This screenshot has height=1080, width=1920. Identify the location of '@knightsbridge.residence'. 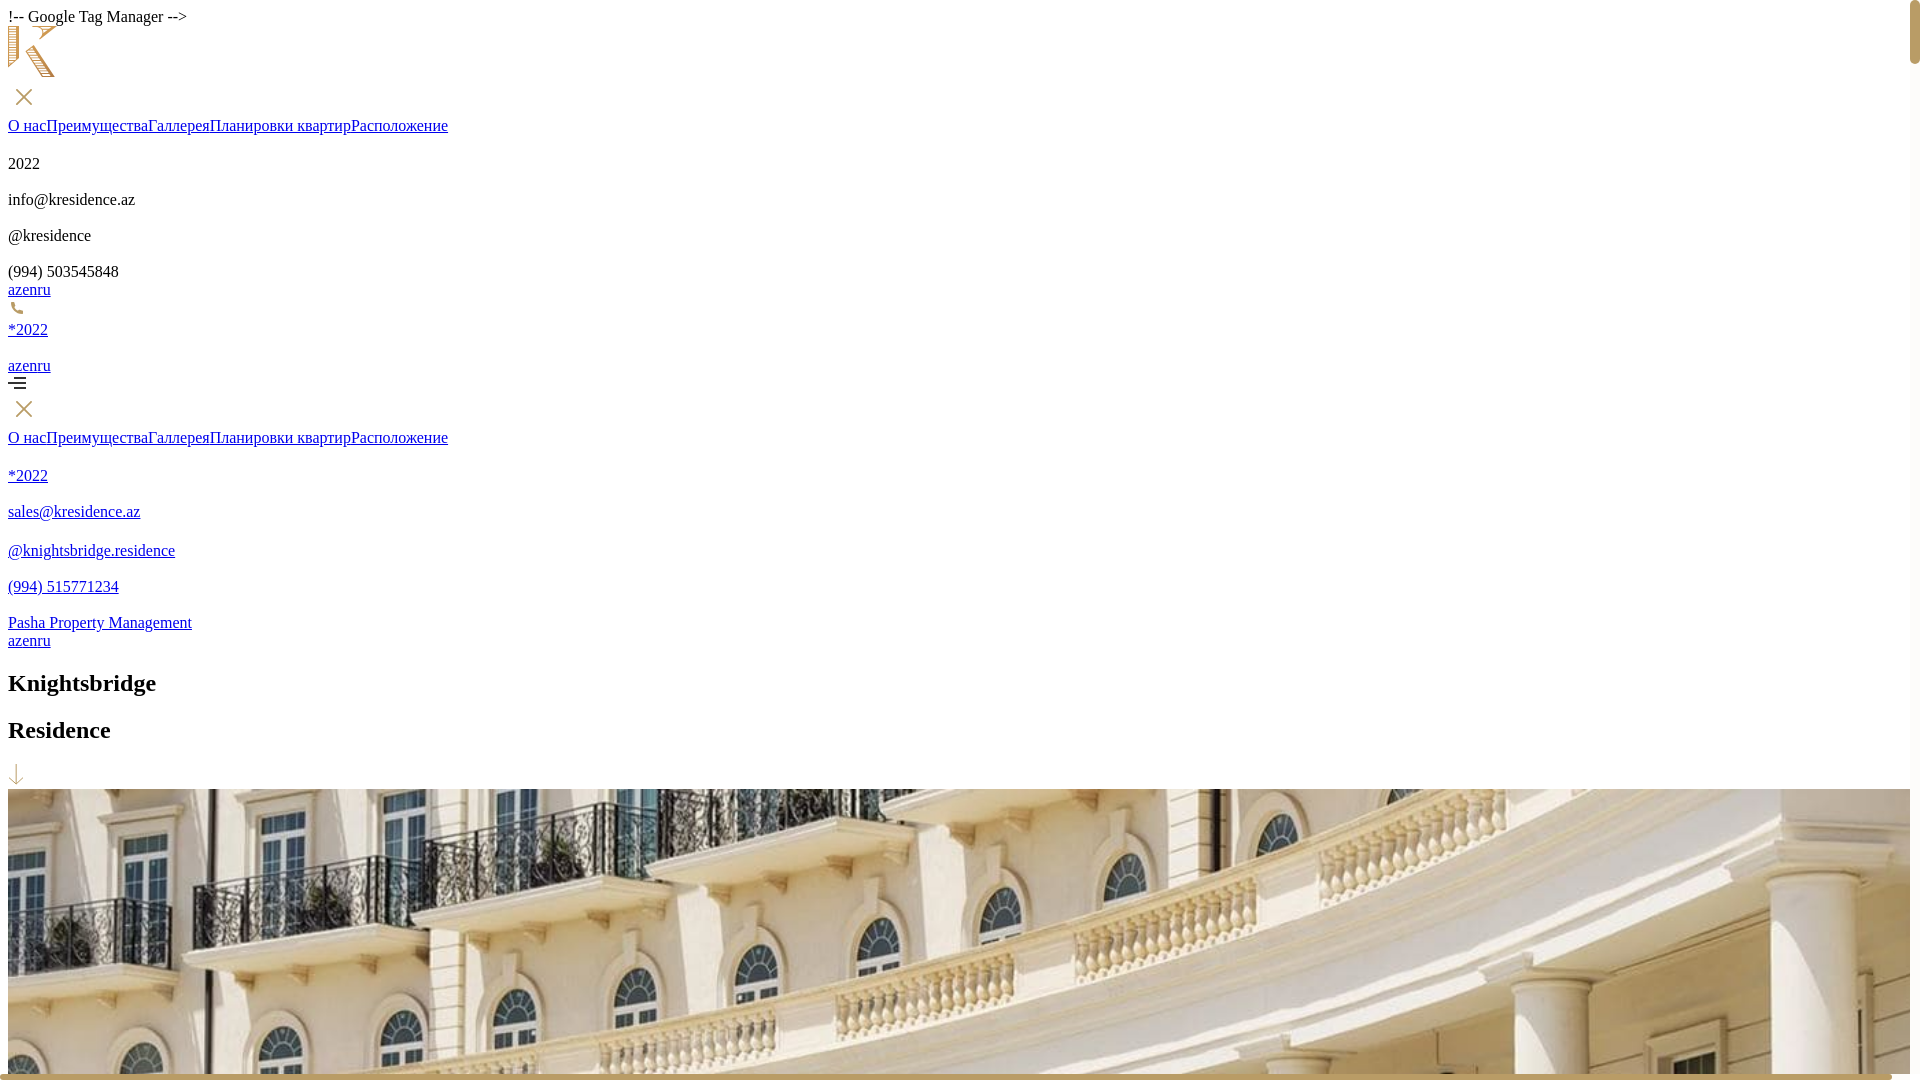
(954, 540).